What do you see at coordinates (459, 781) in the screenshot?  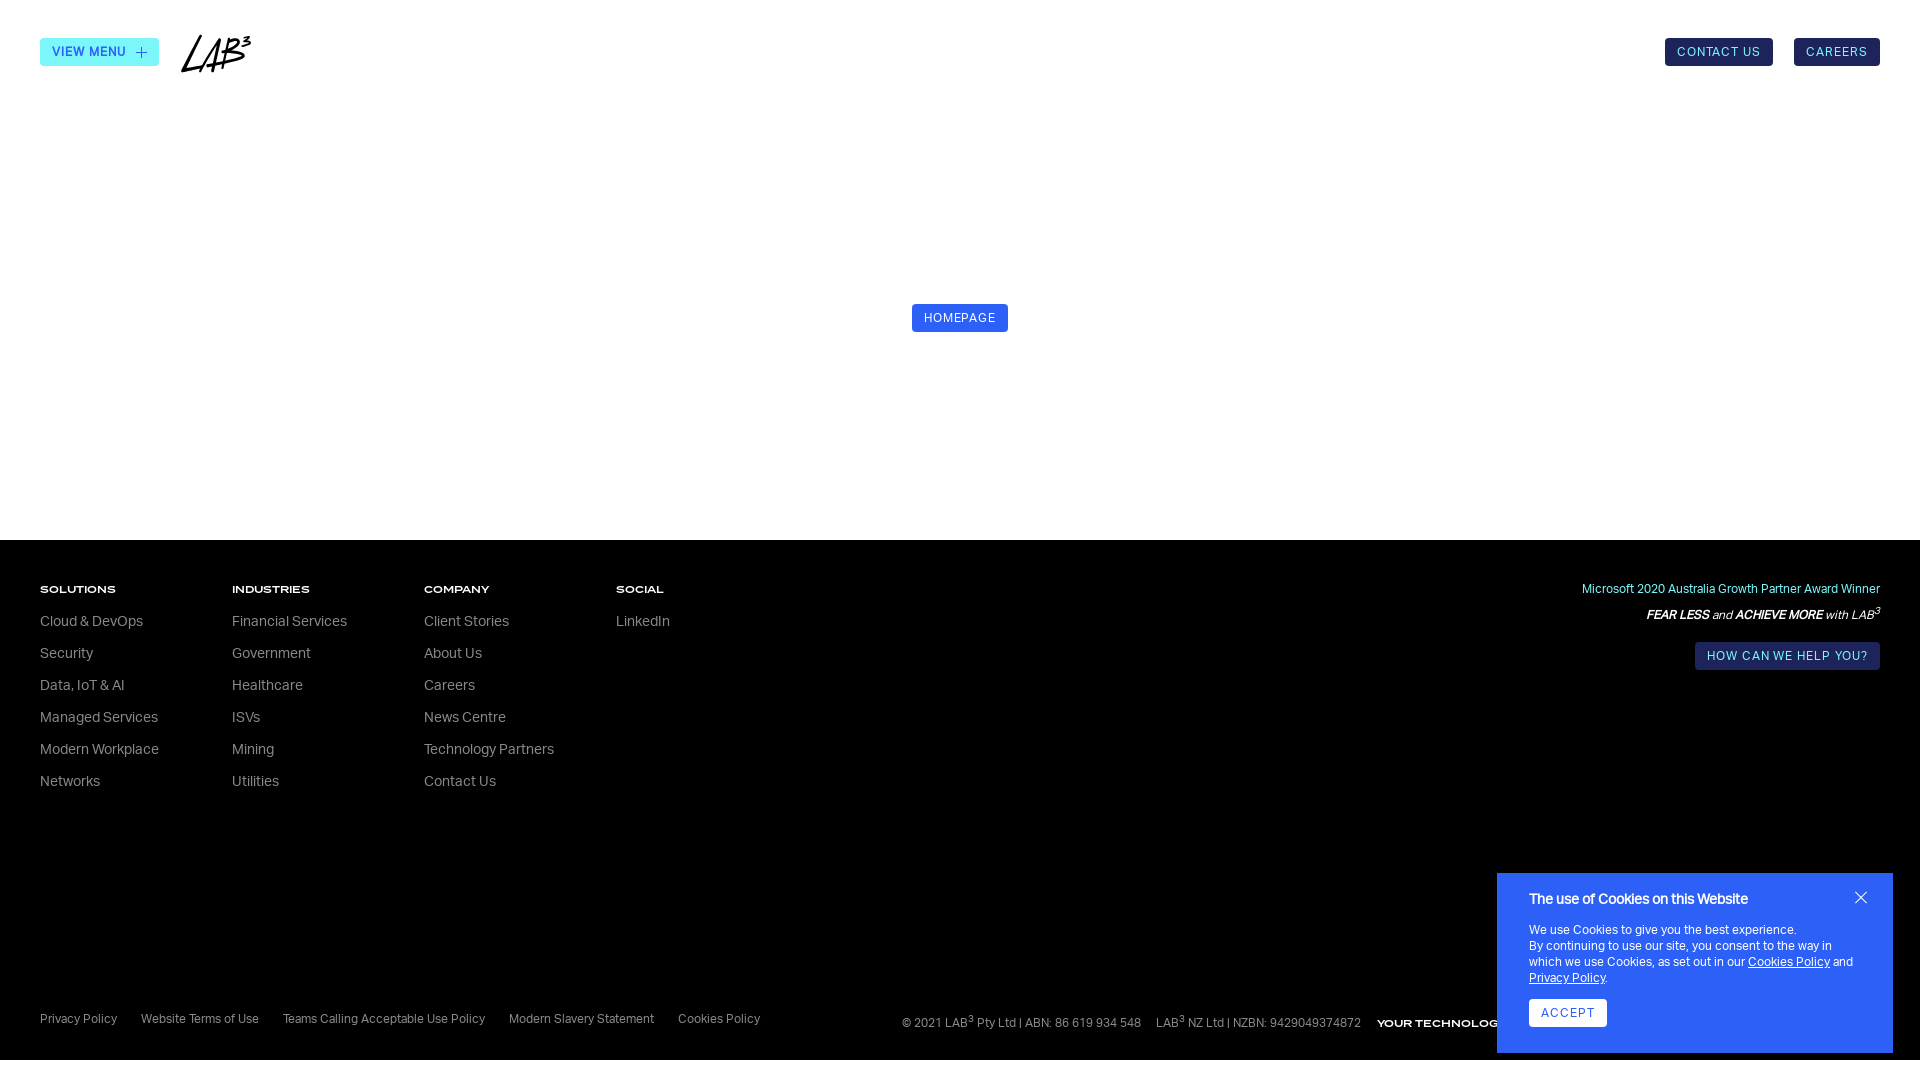 I see `'Contact Us'` at bounding box center [459, 781].